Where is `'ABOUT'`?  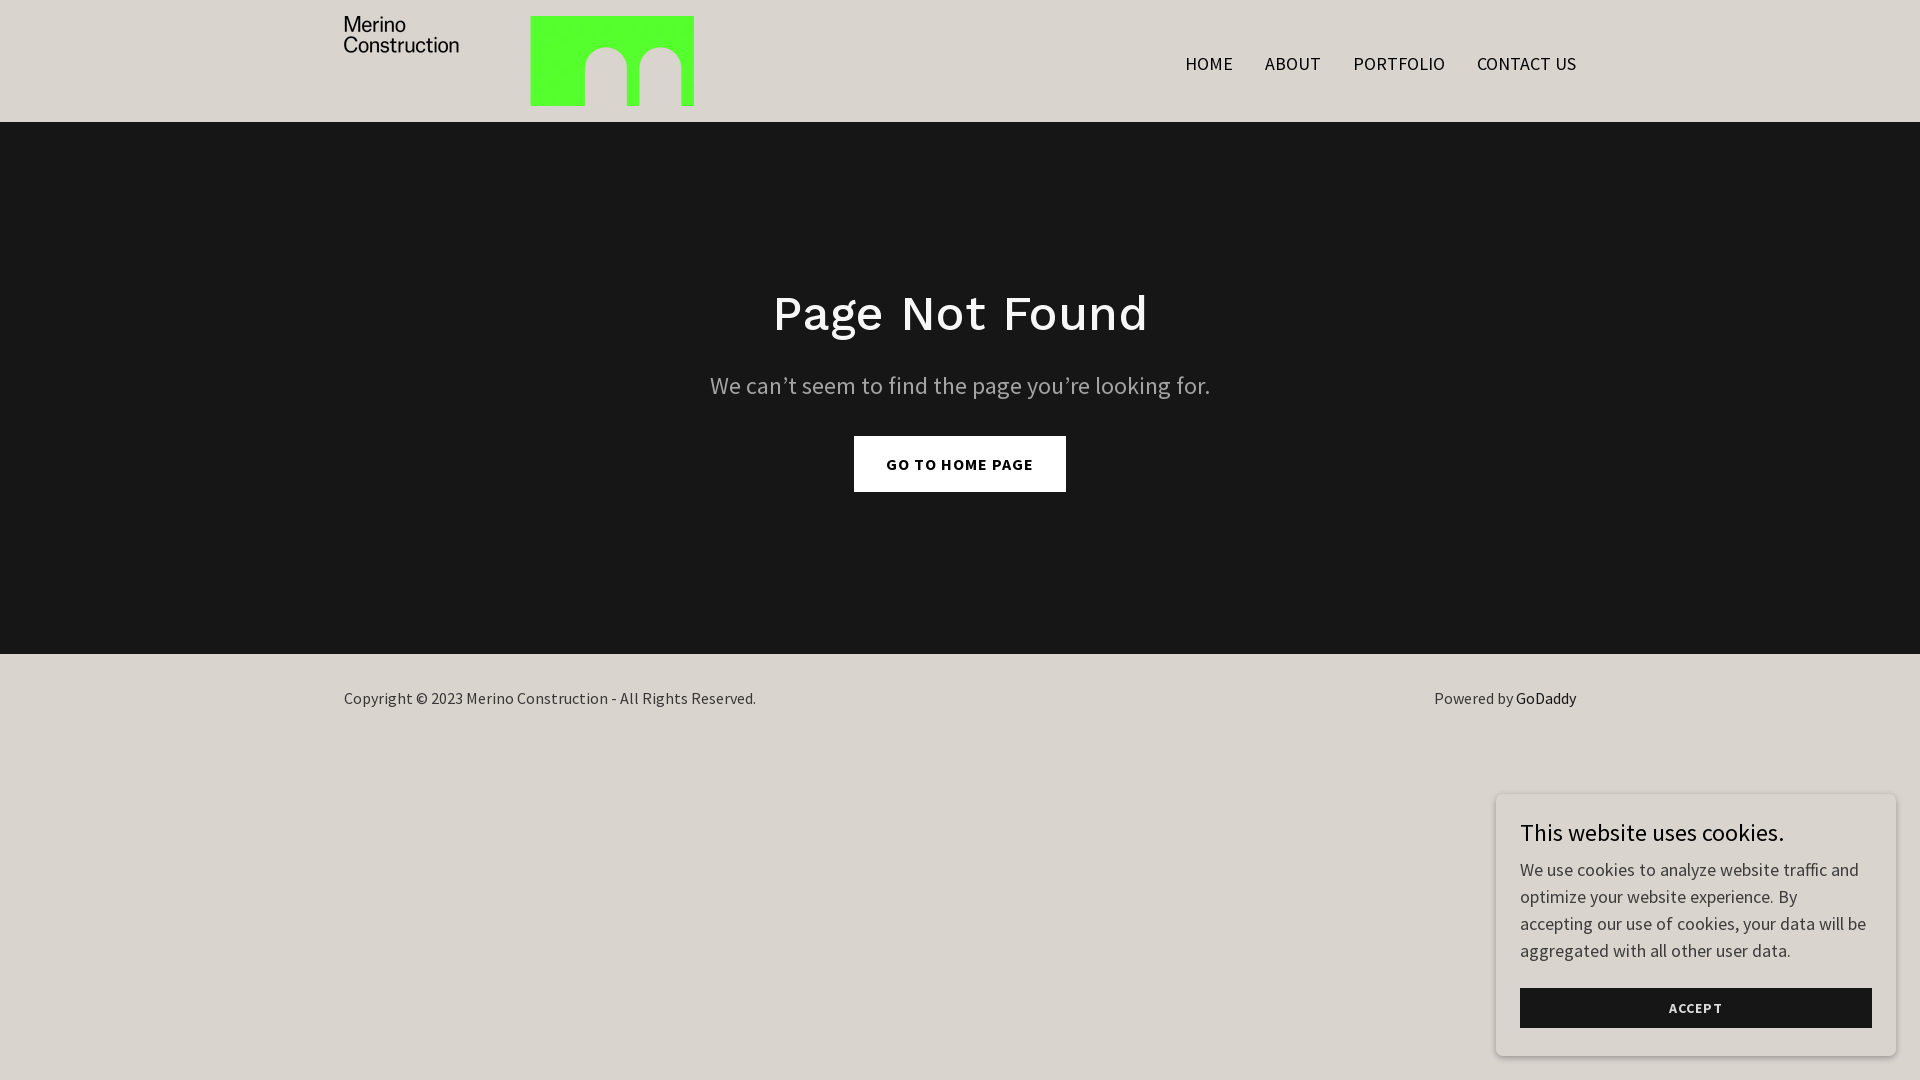
'ABOUT' is located at coordinates (1257, 63).